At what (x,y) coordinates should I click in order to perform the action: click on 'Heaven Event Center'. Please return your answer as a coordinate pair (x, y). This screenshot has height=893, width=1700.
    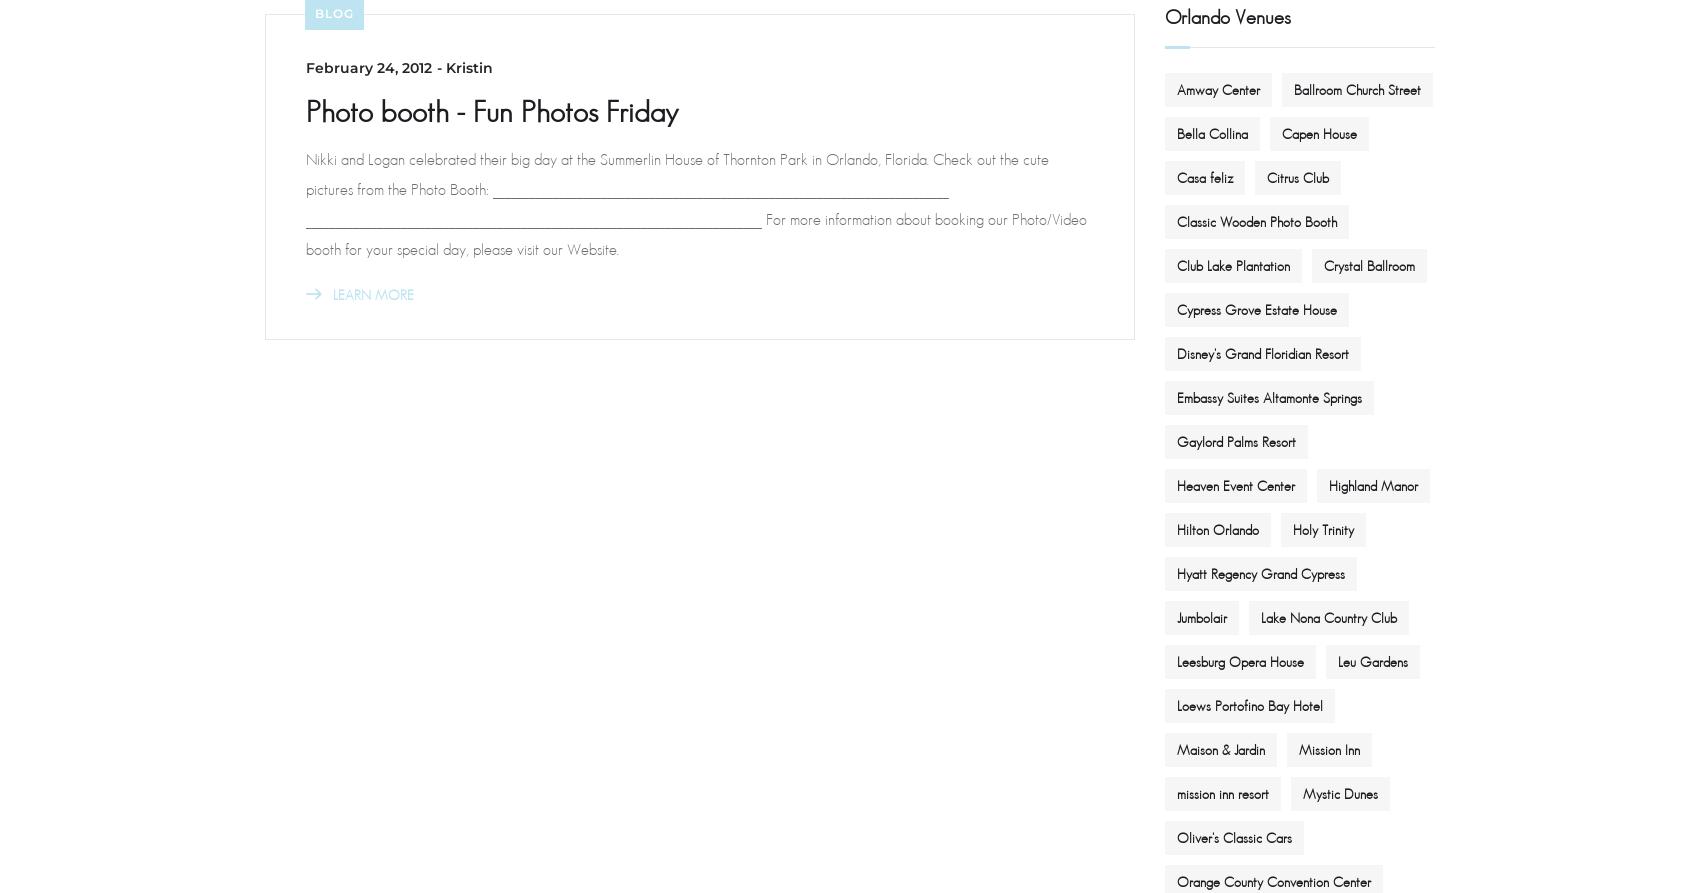
    Looking at the image, I should click on (1235, 483).